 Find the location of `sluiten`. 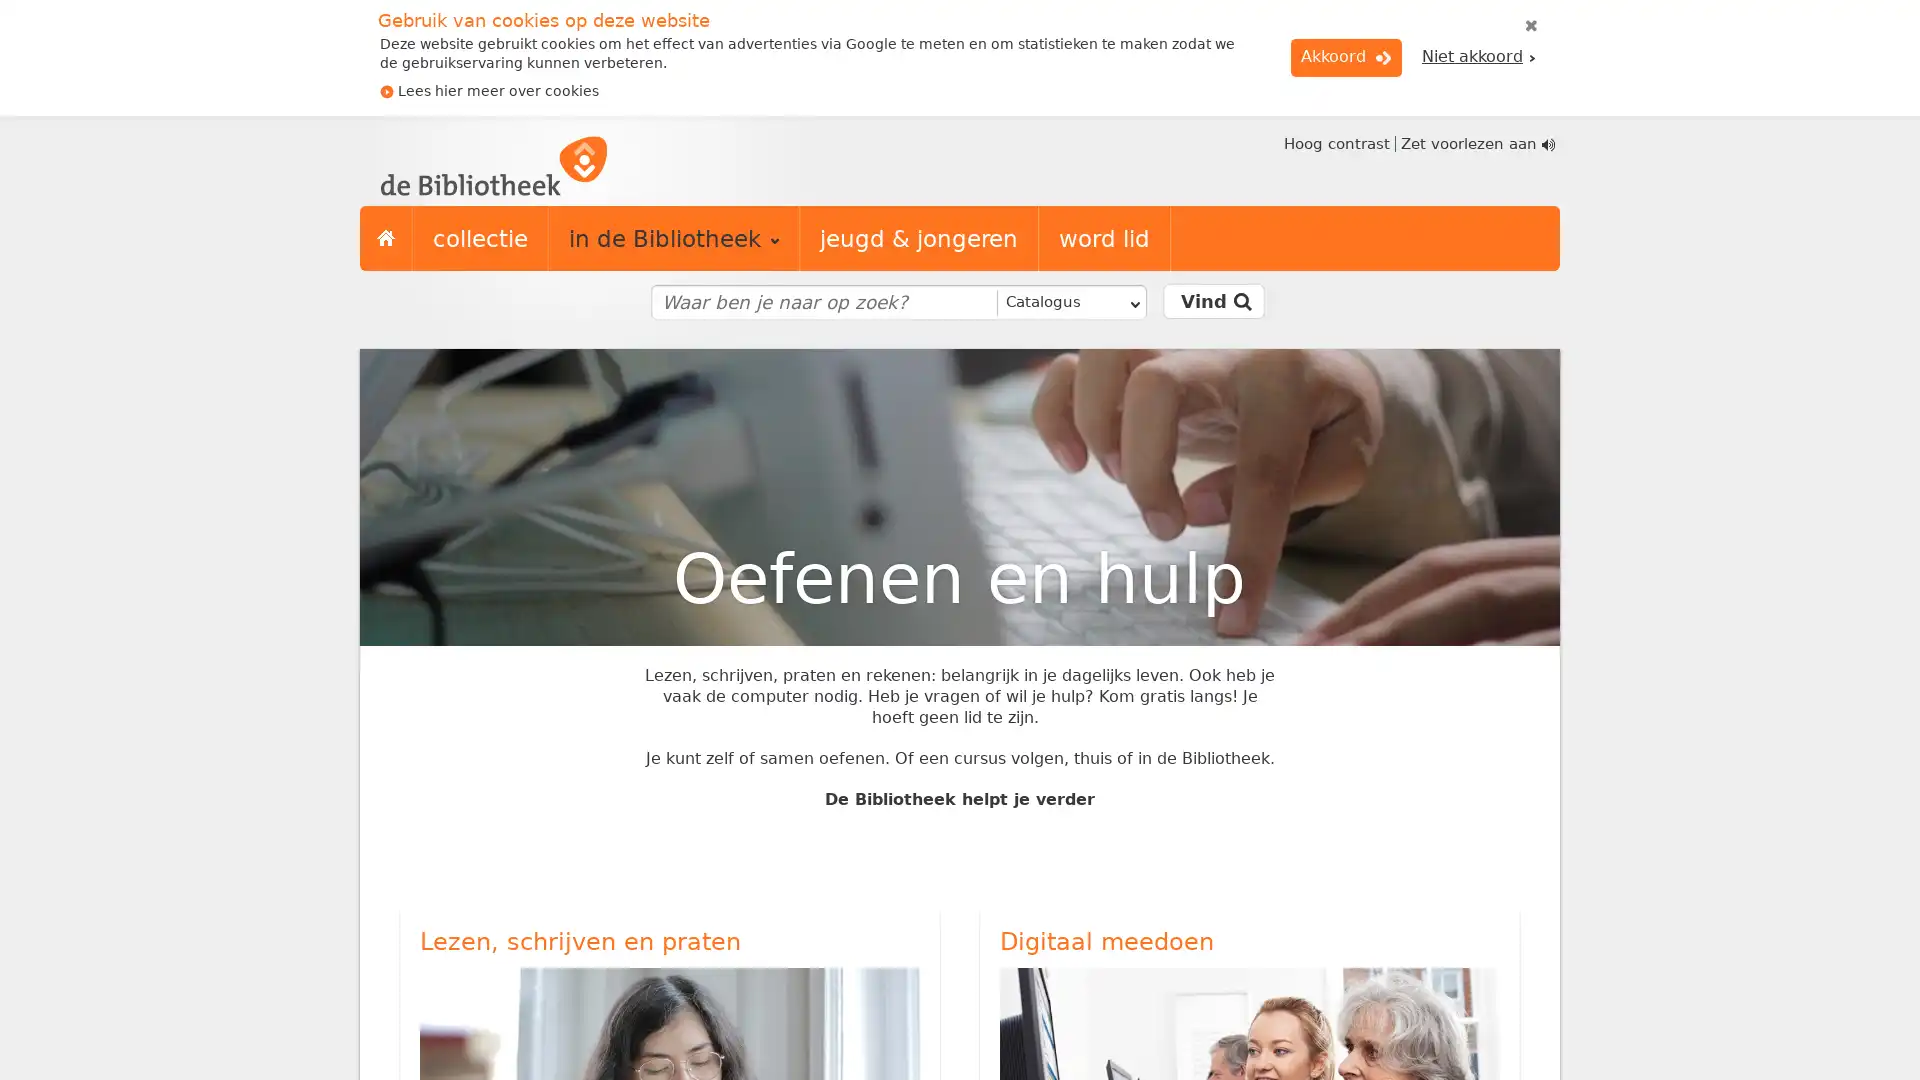

sluiten is located at coordinates (1530, 26).